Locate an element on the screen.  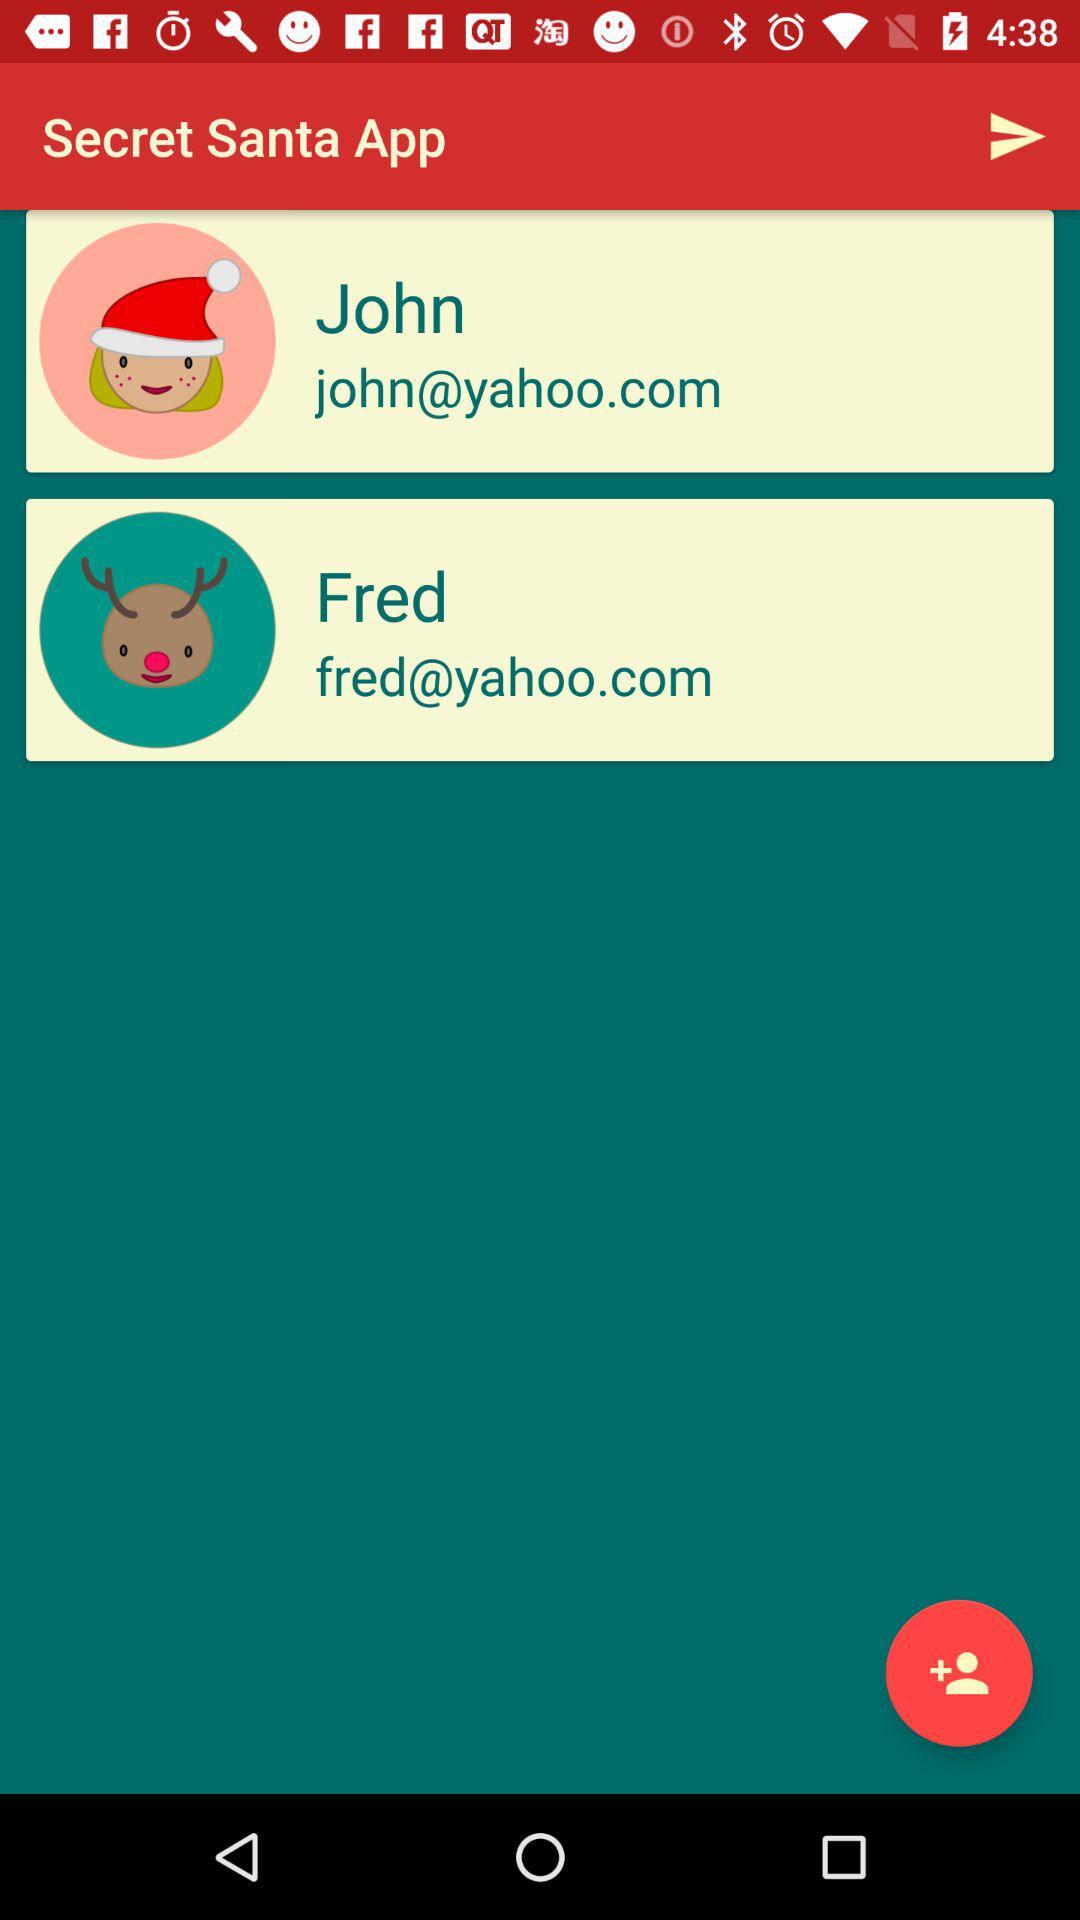
the icon to the right of secret santa app icon is located at coordinates (1017, 135).